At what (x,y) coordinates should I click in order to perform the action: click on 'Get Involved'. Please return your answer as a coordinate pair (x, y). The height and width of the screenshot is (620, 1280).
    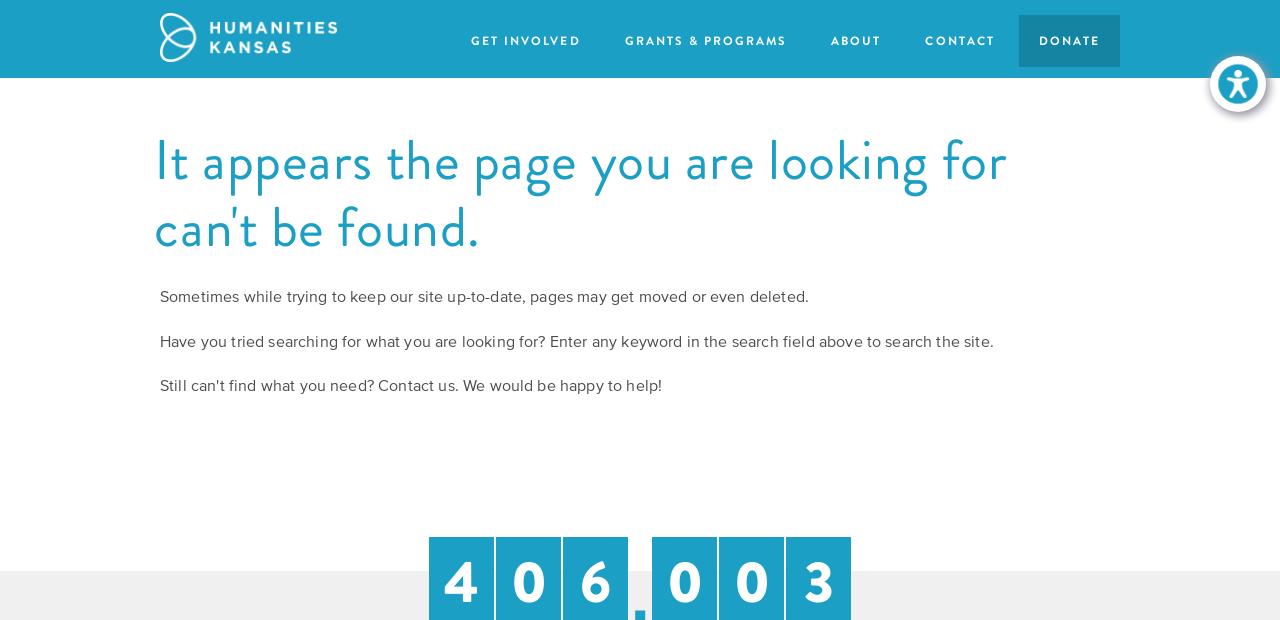
    Looking at the image, I should click on (525, 39).